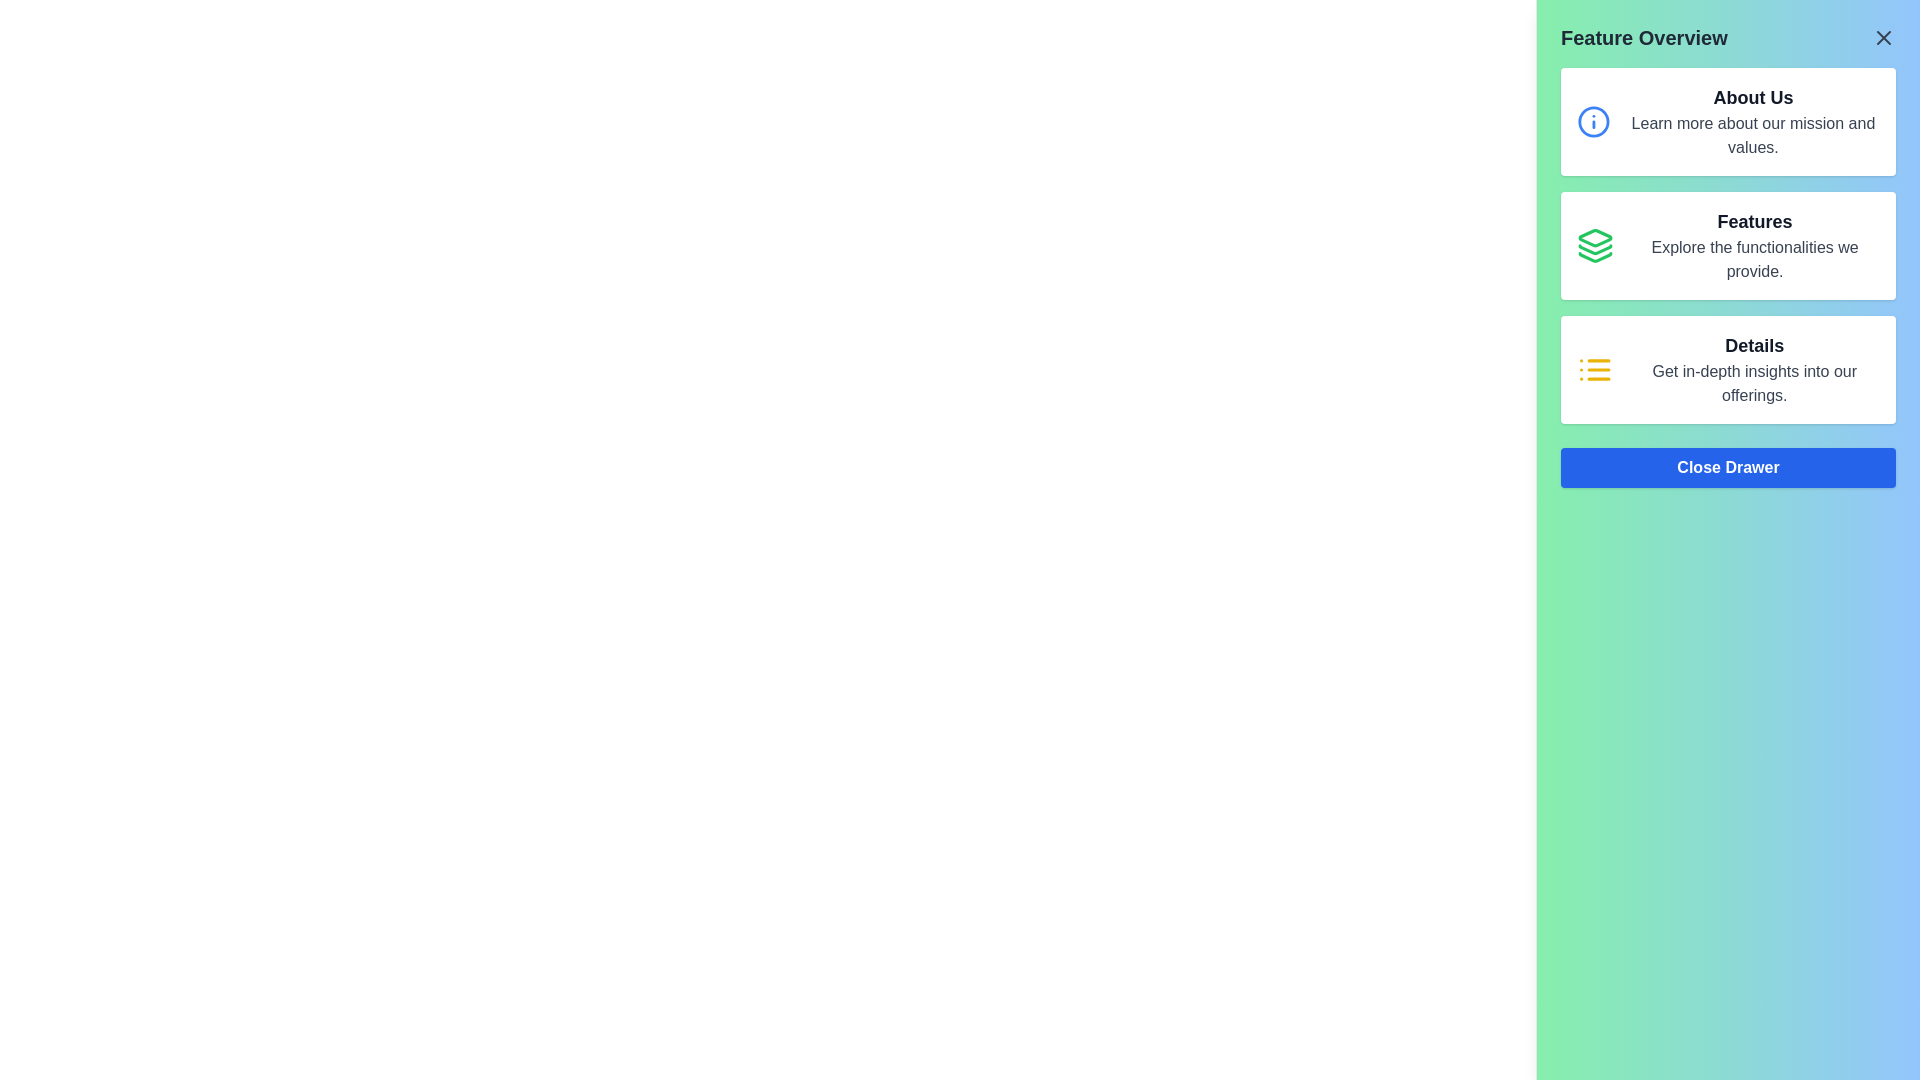 This screenshot has width=1920, height=1080. I want to click on the blue information icon styled with a rounded hollow circle and lowercase 'i', located to the left of the 'About Us' text in the 'Feature Overview' panel, so click(1592, 122).